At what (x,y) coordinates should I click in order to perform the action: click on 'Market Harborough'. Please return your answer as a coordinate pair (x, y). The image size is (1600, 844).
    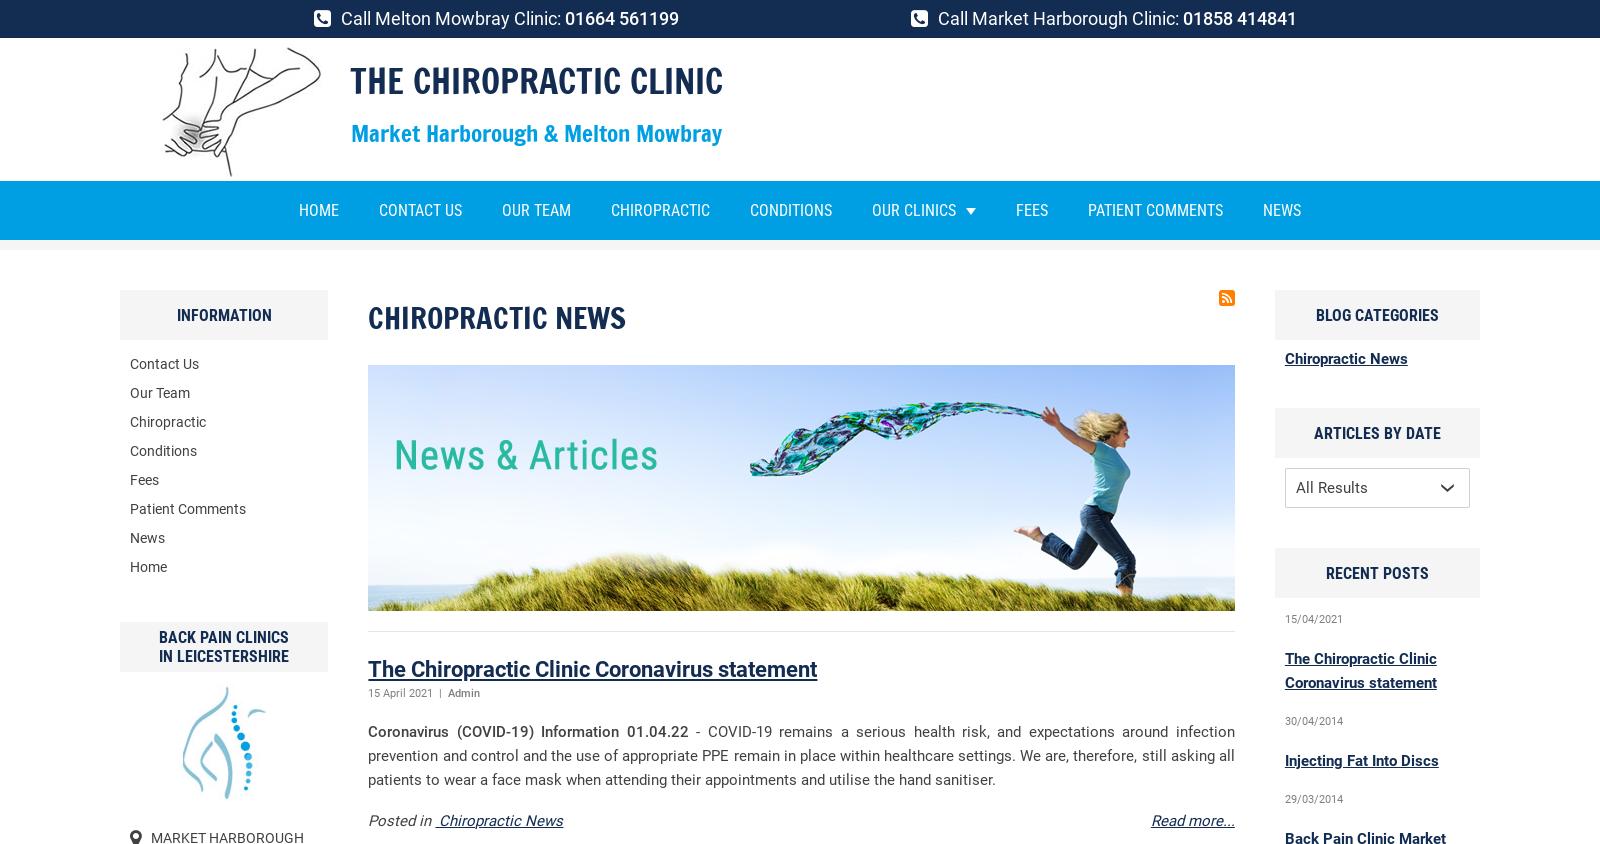
    Looking at the image, I should click on (970, 261).